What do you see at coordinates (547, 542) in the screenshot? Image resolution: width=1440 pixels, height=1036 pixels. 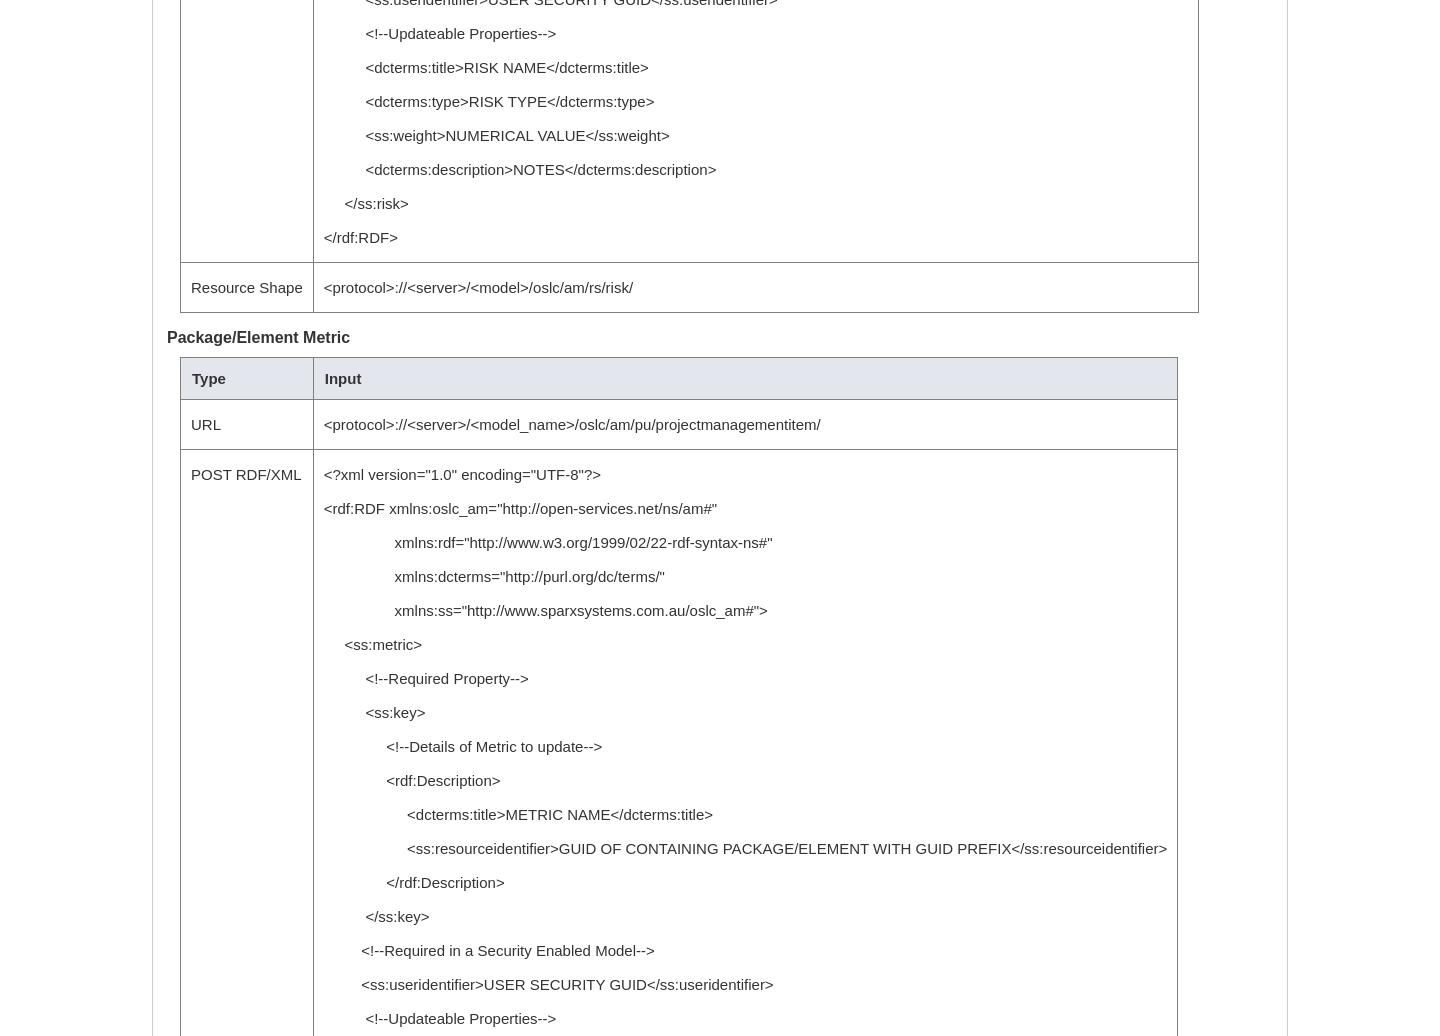 I see `'xmlns:rdf="http://www.w3.org/1999/02/22-rdf-syntax-ns#"'` at bounding box center [547, 542].